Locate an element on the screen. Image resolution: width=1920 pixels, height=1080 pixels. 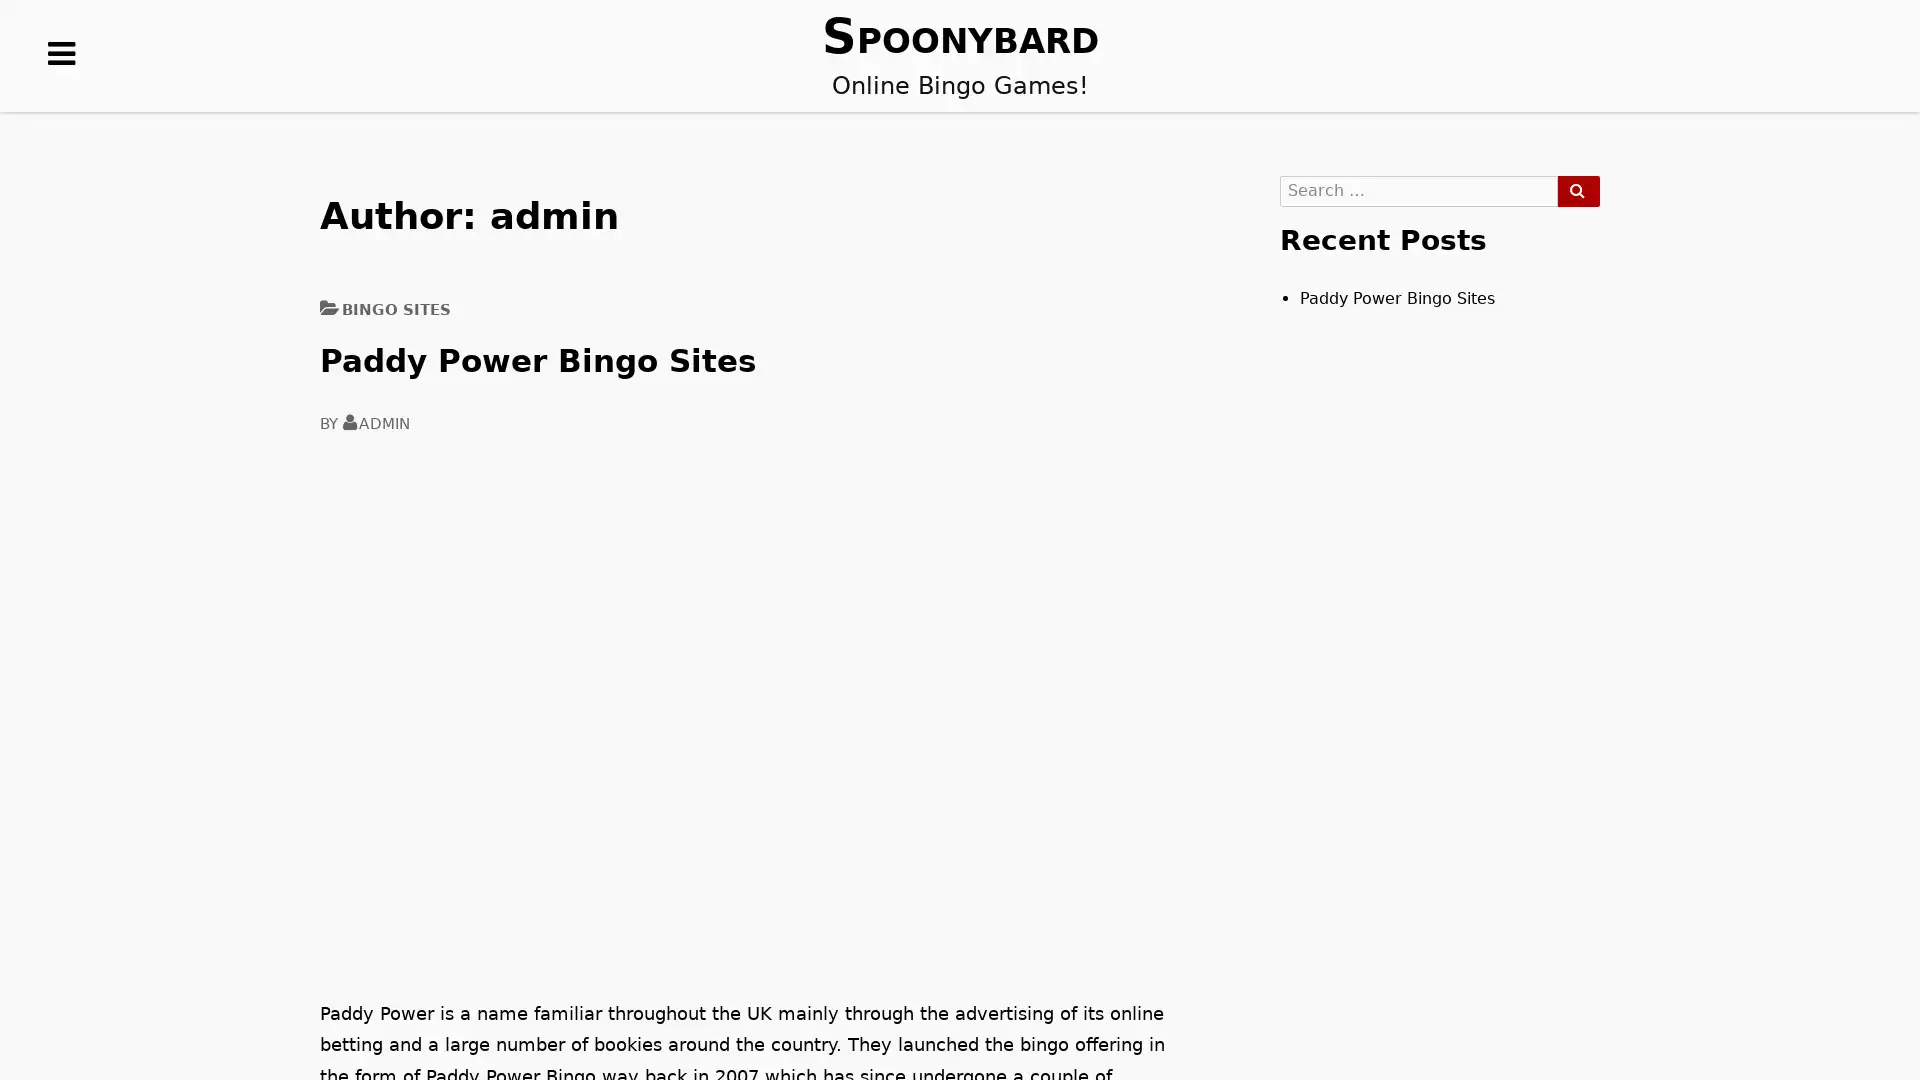
MENUS is located at coordinates (62, 84).